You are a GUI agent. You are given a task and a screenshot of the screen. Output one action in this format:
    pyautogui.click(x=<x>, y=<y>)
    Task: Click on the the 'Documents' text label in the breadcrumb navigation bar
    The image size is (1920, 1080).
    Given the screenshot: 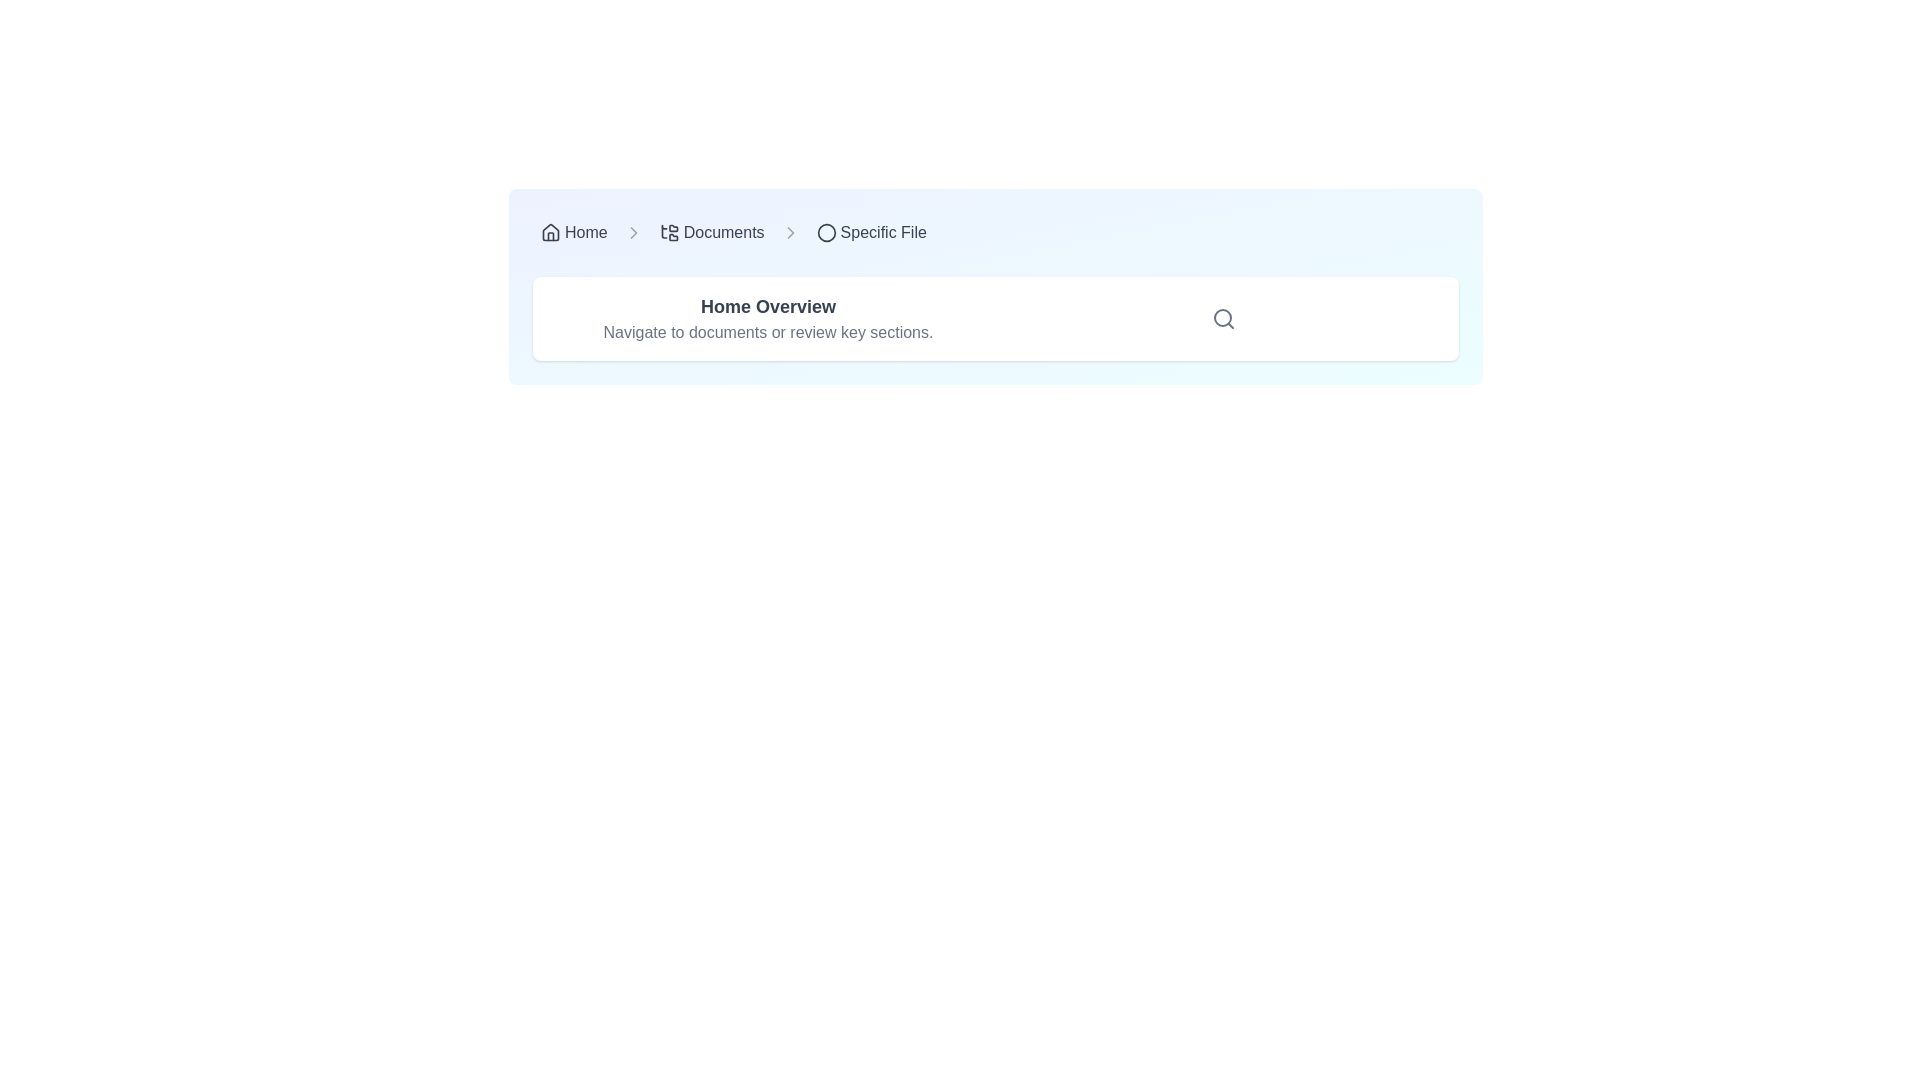 What is the action you would take?
    pyautogui.click(x=723, y=231)
    